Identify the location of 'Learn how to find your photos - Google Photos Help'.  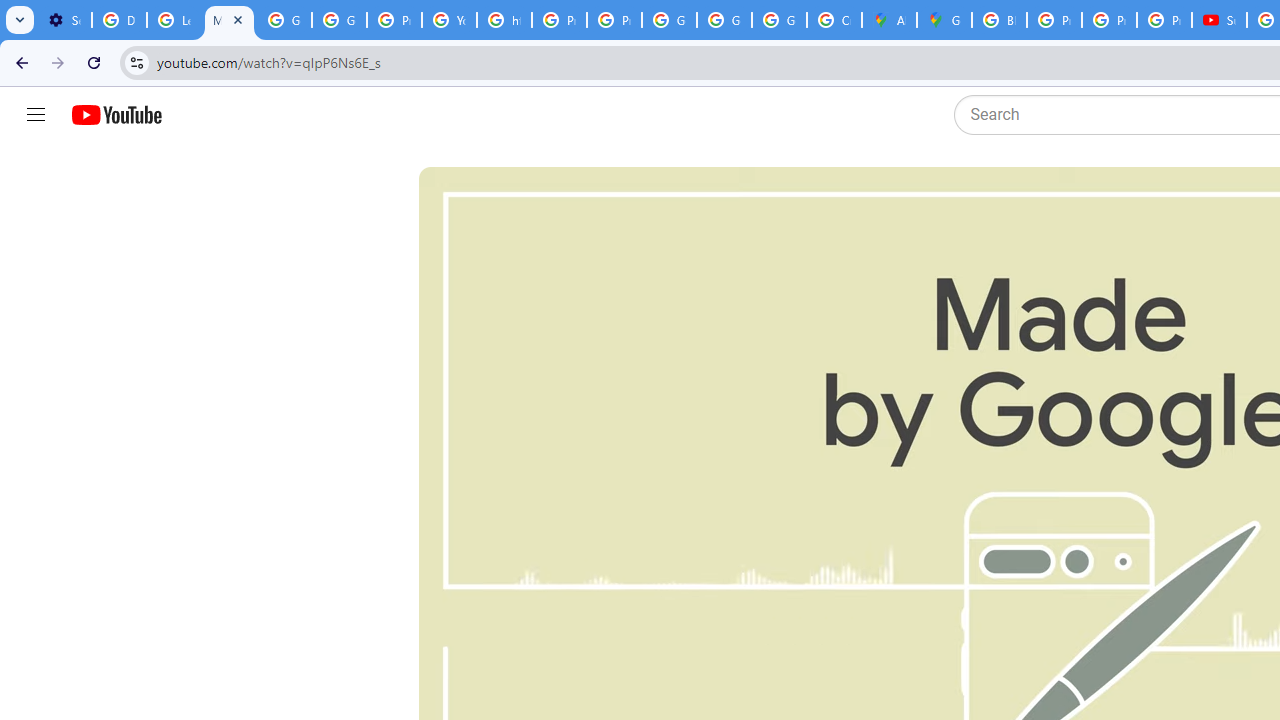
(174, 20).